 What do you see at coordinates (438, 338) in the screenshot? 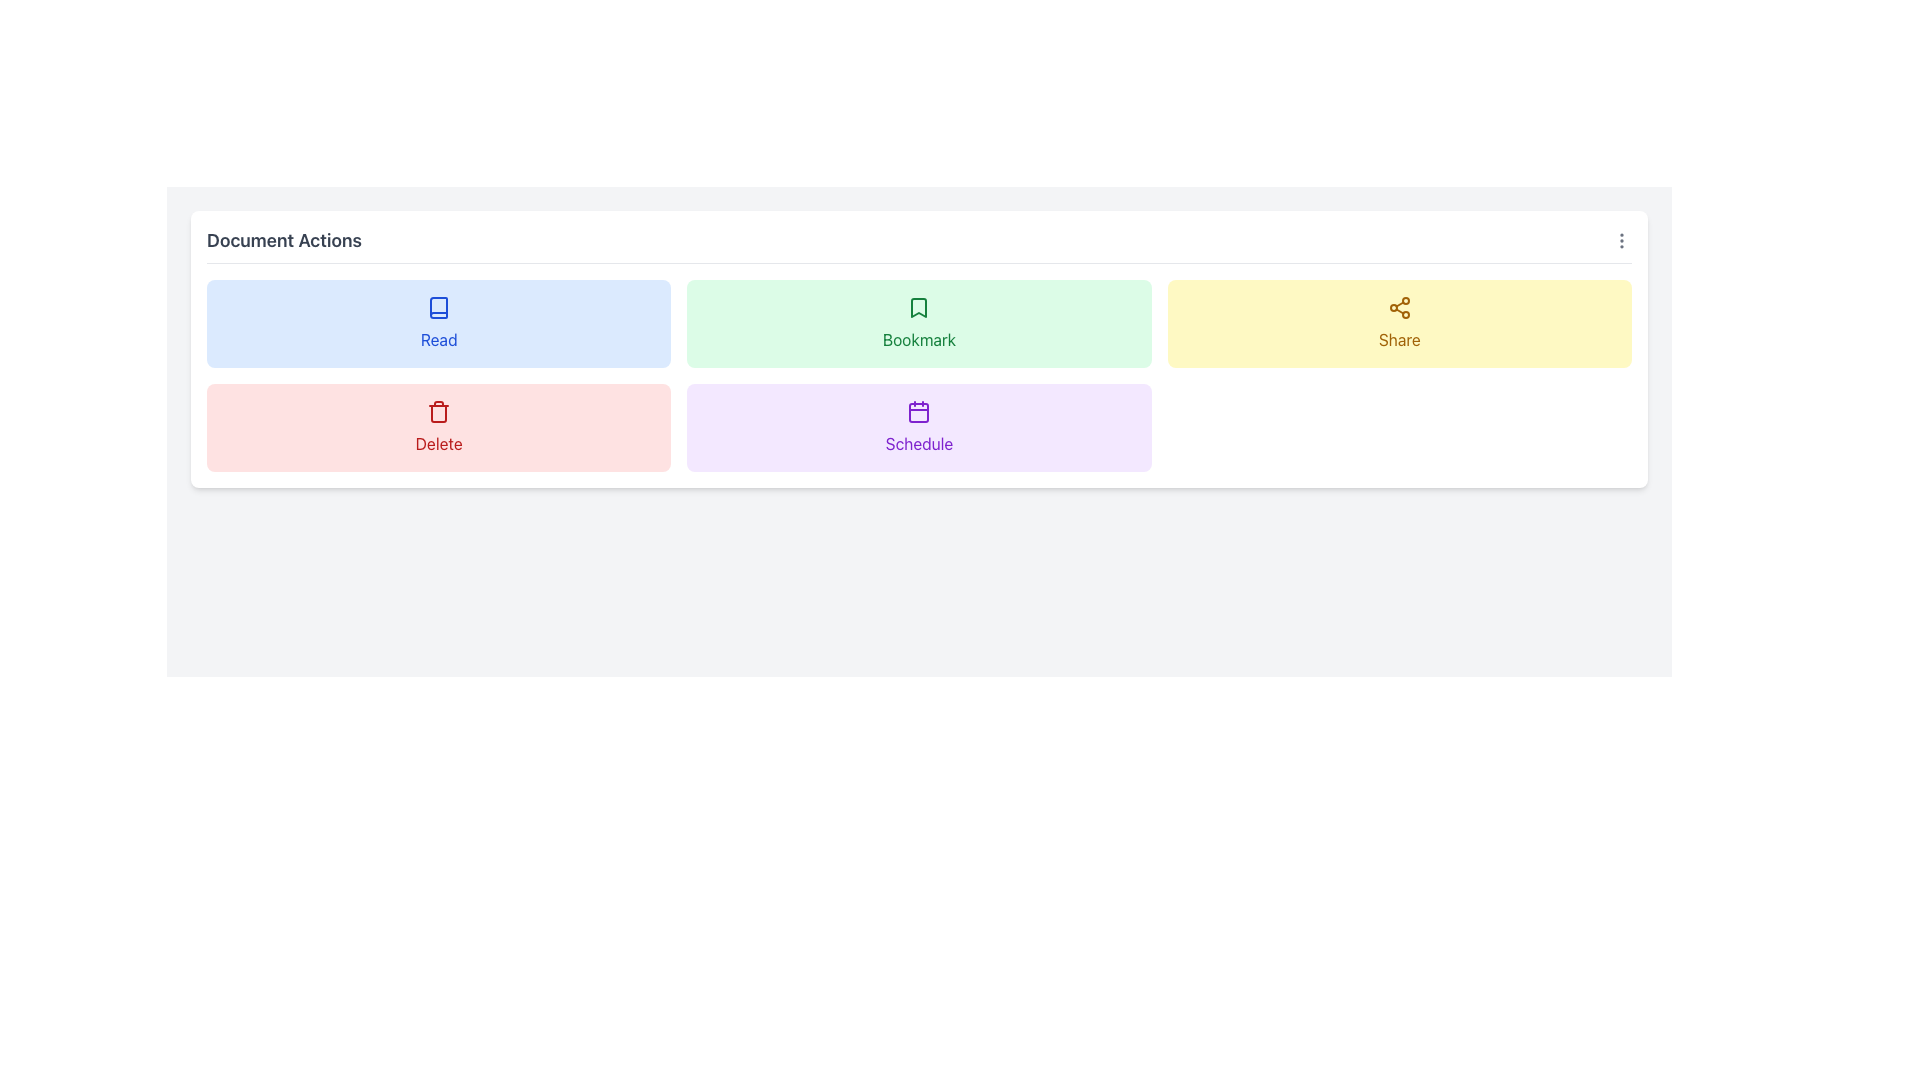
I see `the Text Label that describes the 'Read' action, which is centrally positioned in the first column of the top row of action containers` at bounding box center [438, 338].